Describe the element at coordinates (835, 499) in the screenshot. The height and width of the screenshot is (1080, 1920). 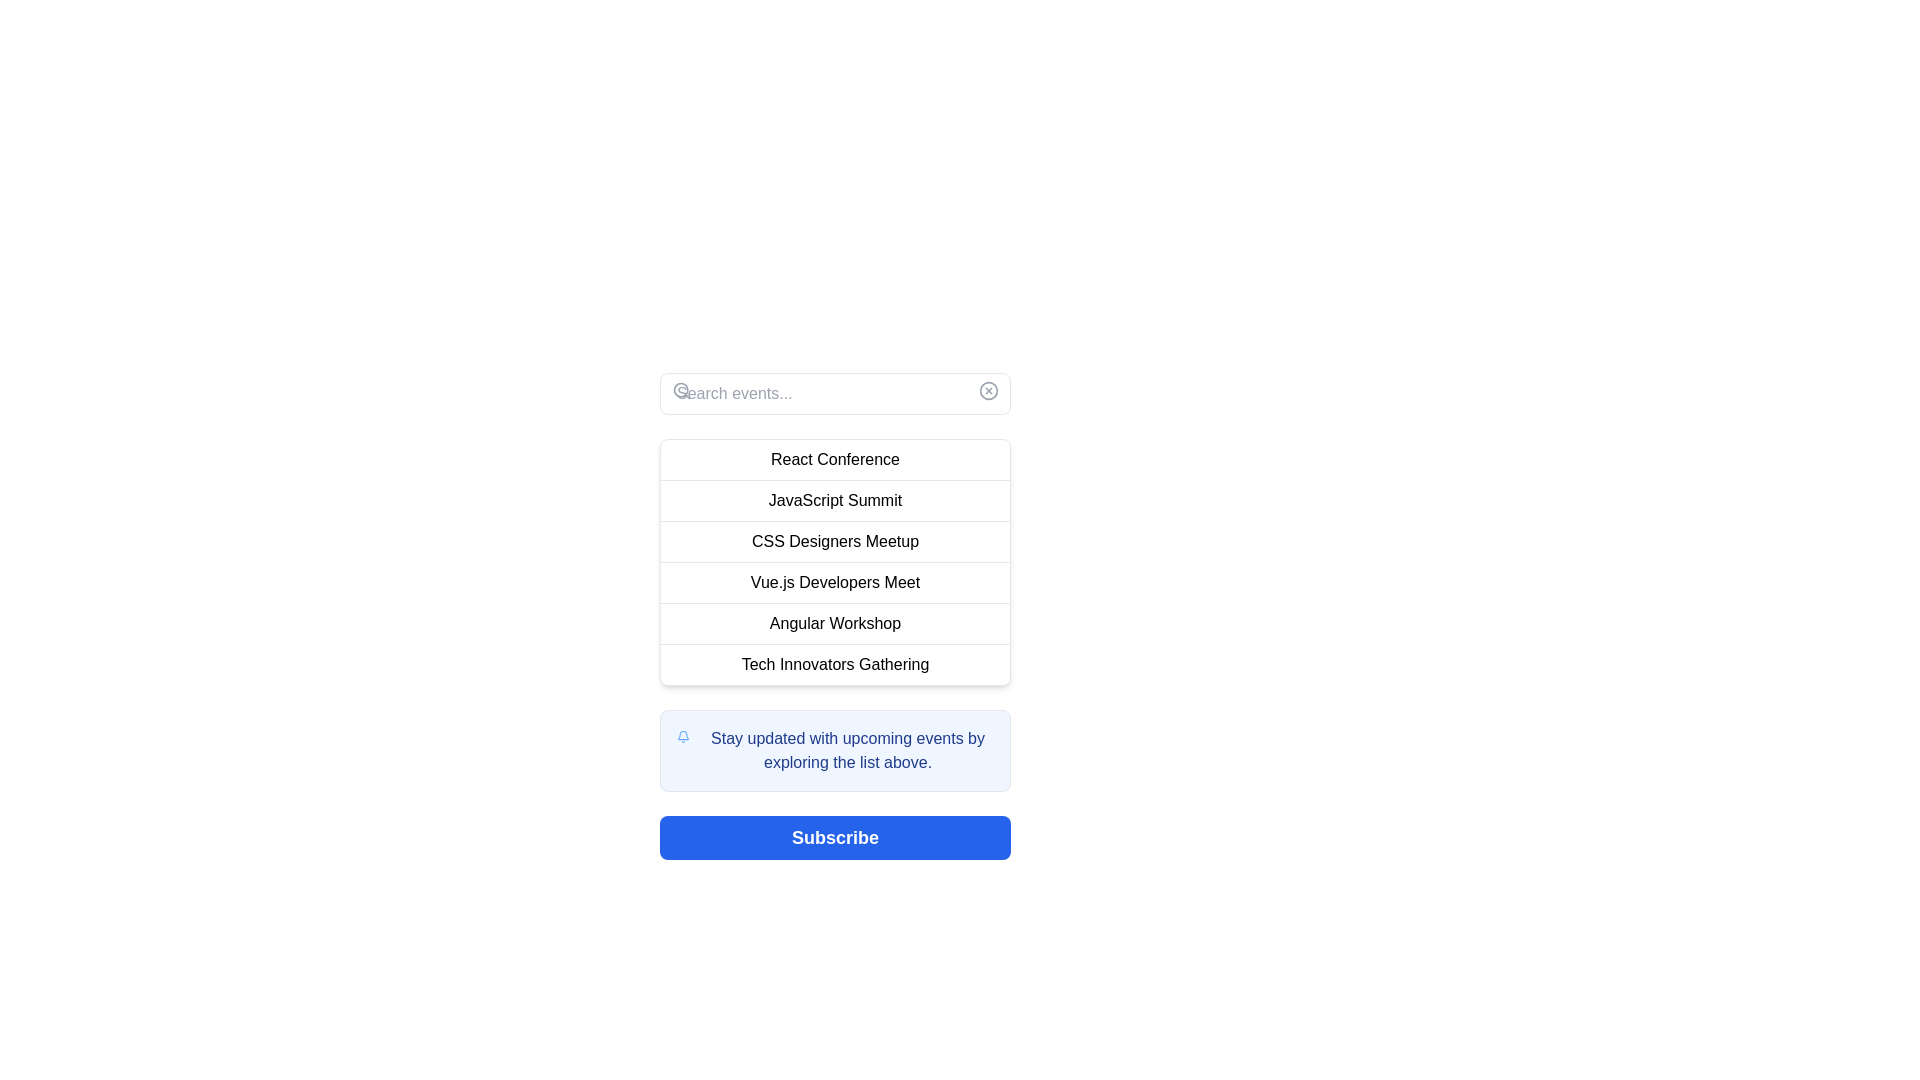
I see `the list item displaying 'JavaScript Summit'` at that location.